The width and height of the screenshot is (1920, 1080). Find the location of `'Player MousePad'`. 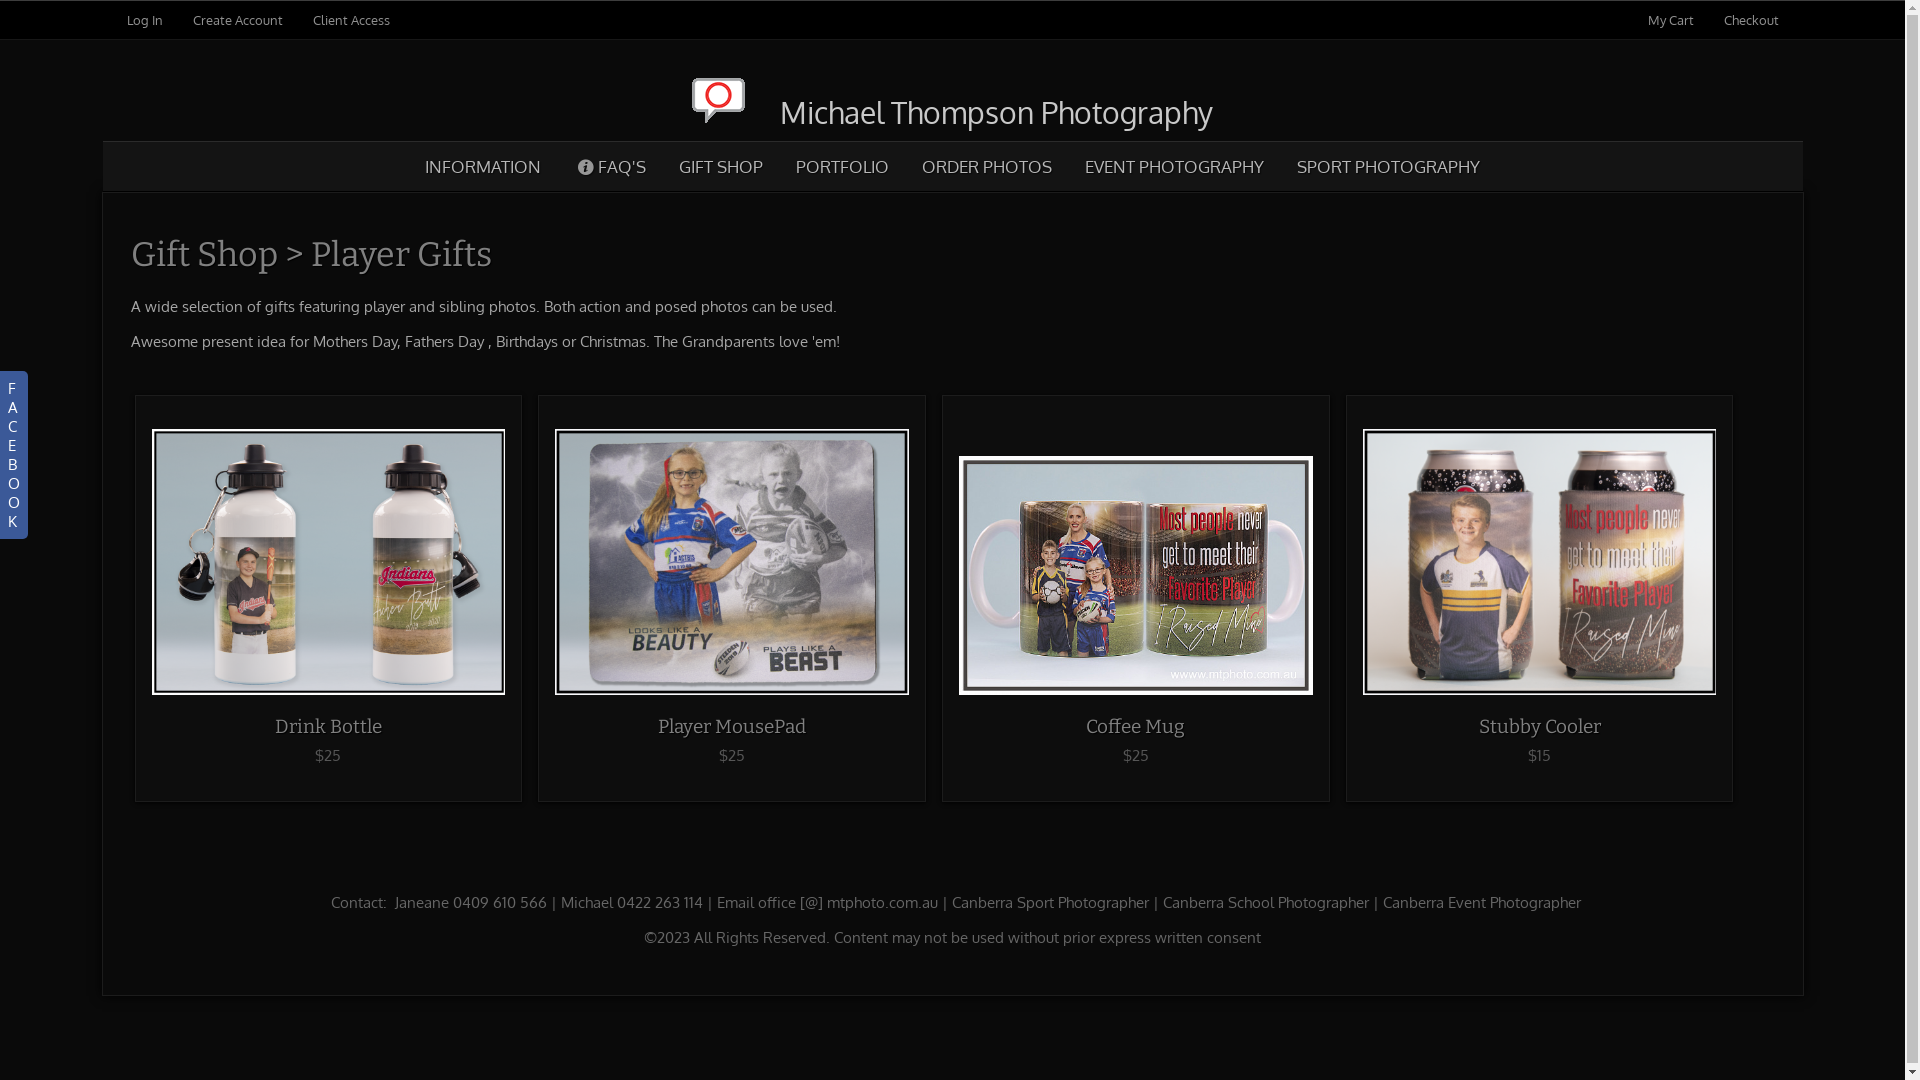

'Player MousePad' is located at coordinates (730, 726).